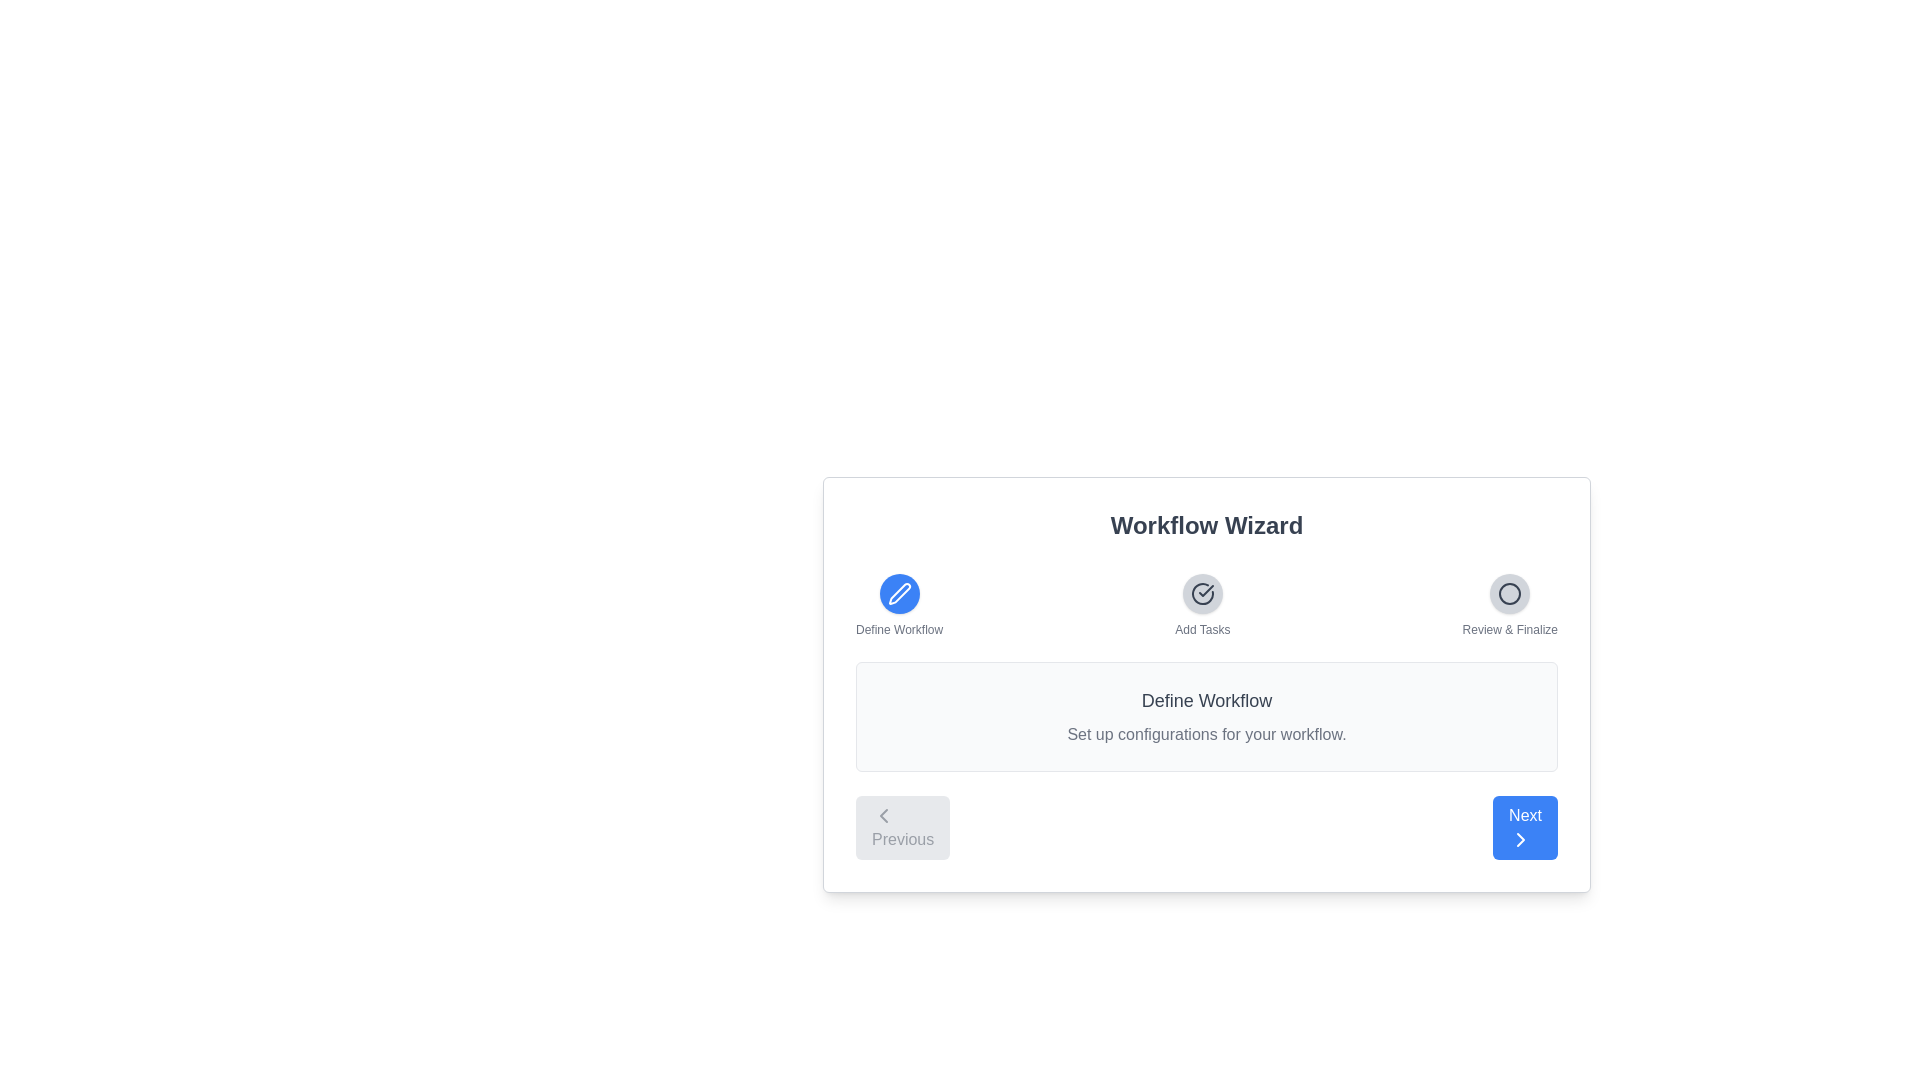 This screenshot has height=1080, width=1920. I want to click on the status of the right-facing chevron icon located inside the blue 'Next' button in the bottom-right corner of the card interface, so click(1520, 840).